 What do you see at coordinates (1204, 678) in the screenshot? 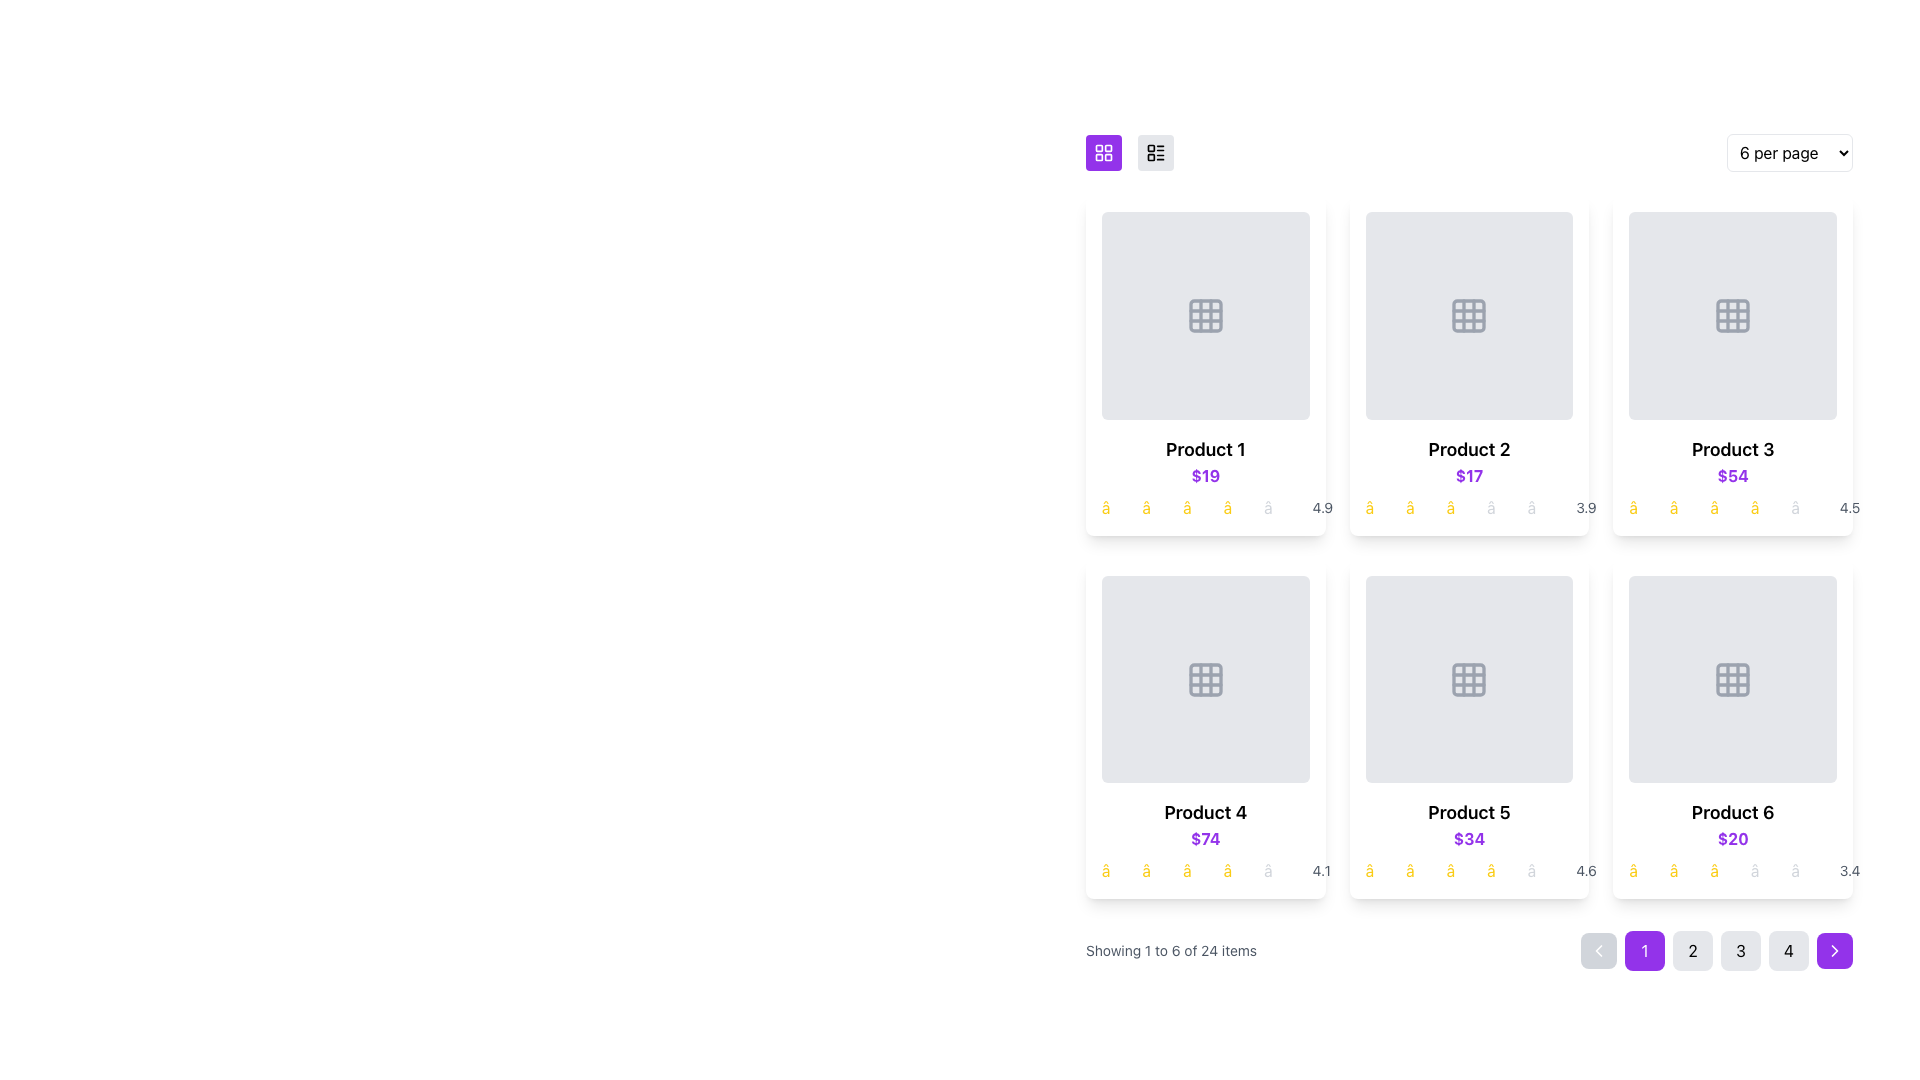
I see `the light gray decorative shape within the central grid square of the 3x3 grid icon in the product preview area for 'Product 4'` at bounding box center [1204, 678].